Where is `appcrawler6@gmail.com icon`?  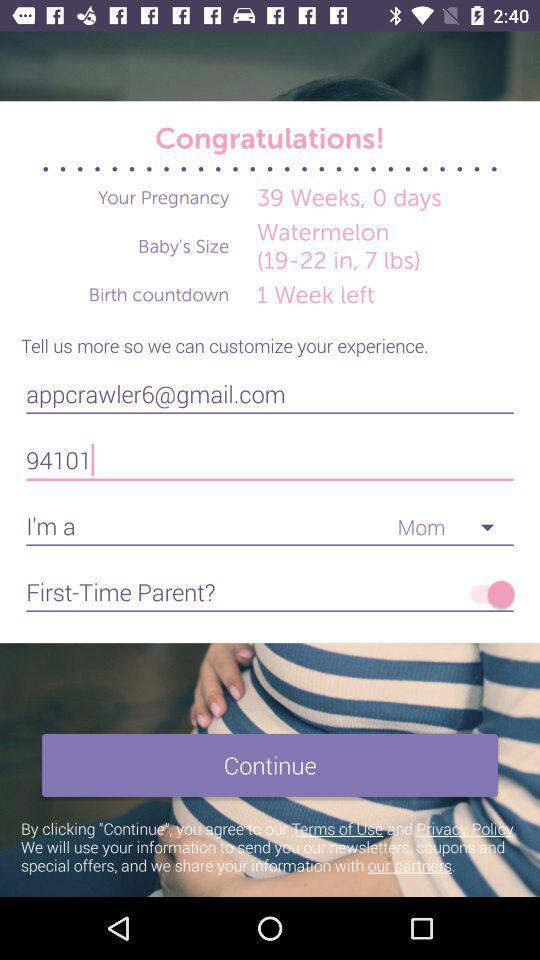
appcrawler6@gmail.com icon is located at coordinates (270, 393).